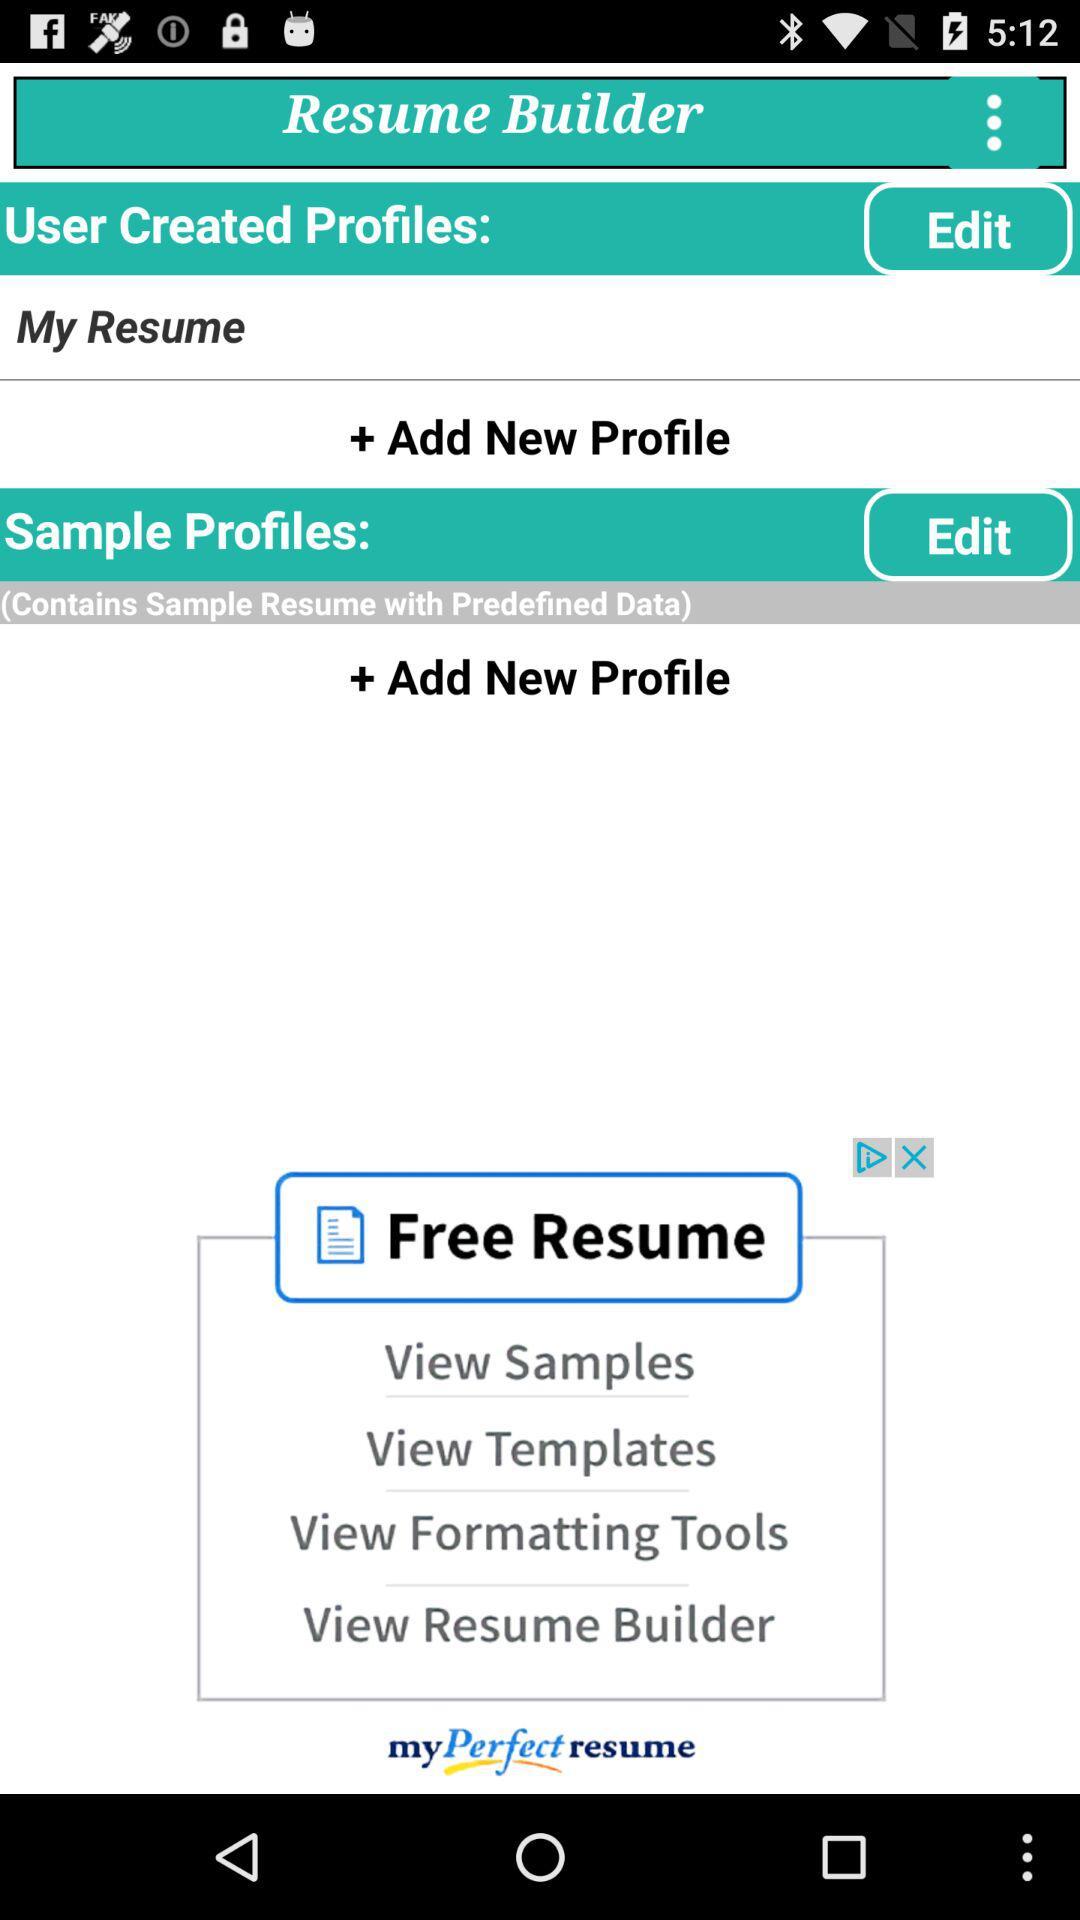  Describe the element at coordinates (540, 1465) in the screenshot. I see `open advertisement` at that location.